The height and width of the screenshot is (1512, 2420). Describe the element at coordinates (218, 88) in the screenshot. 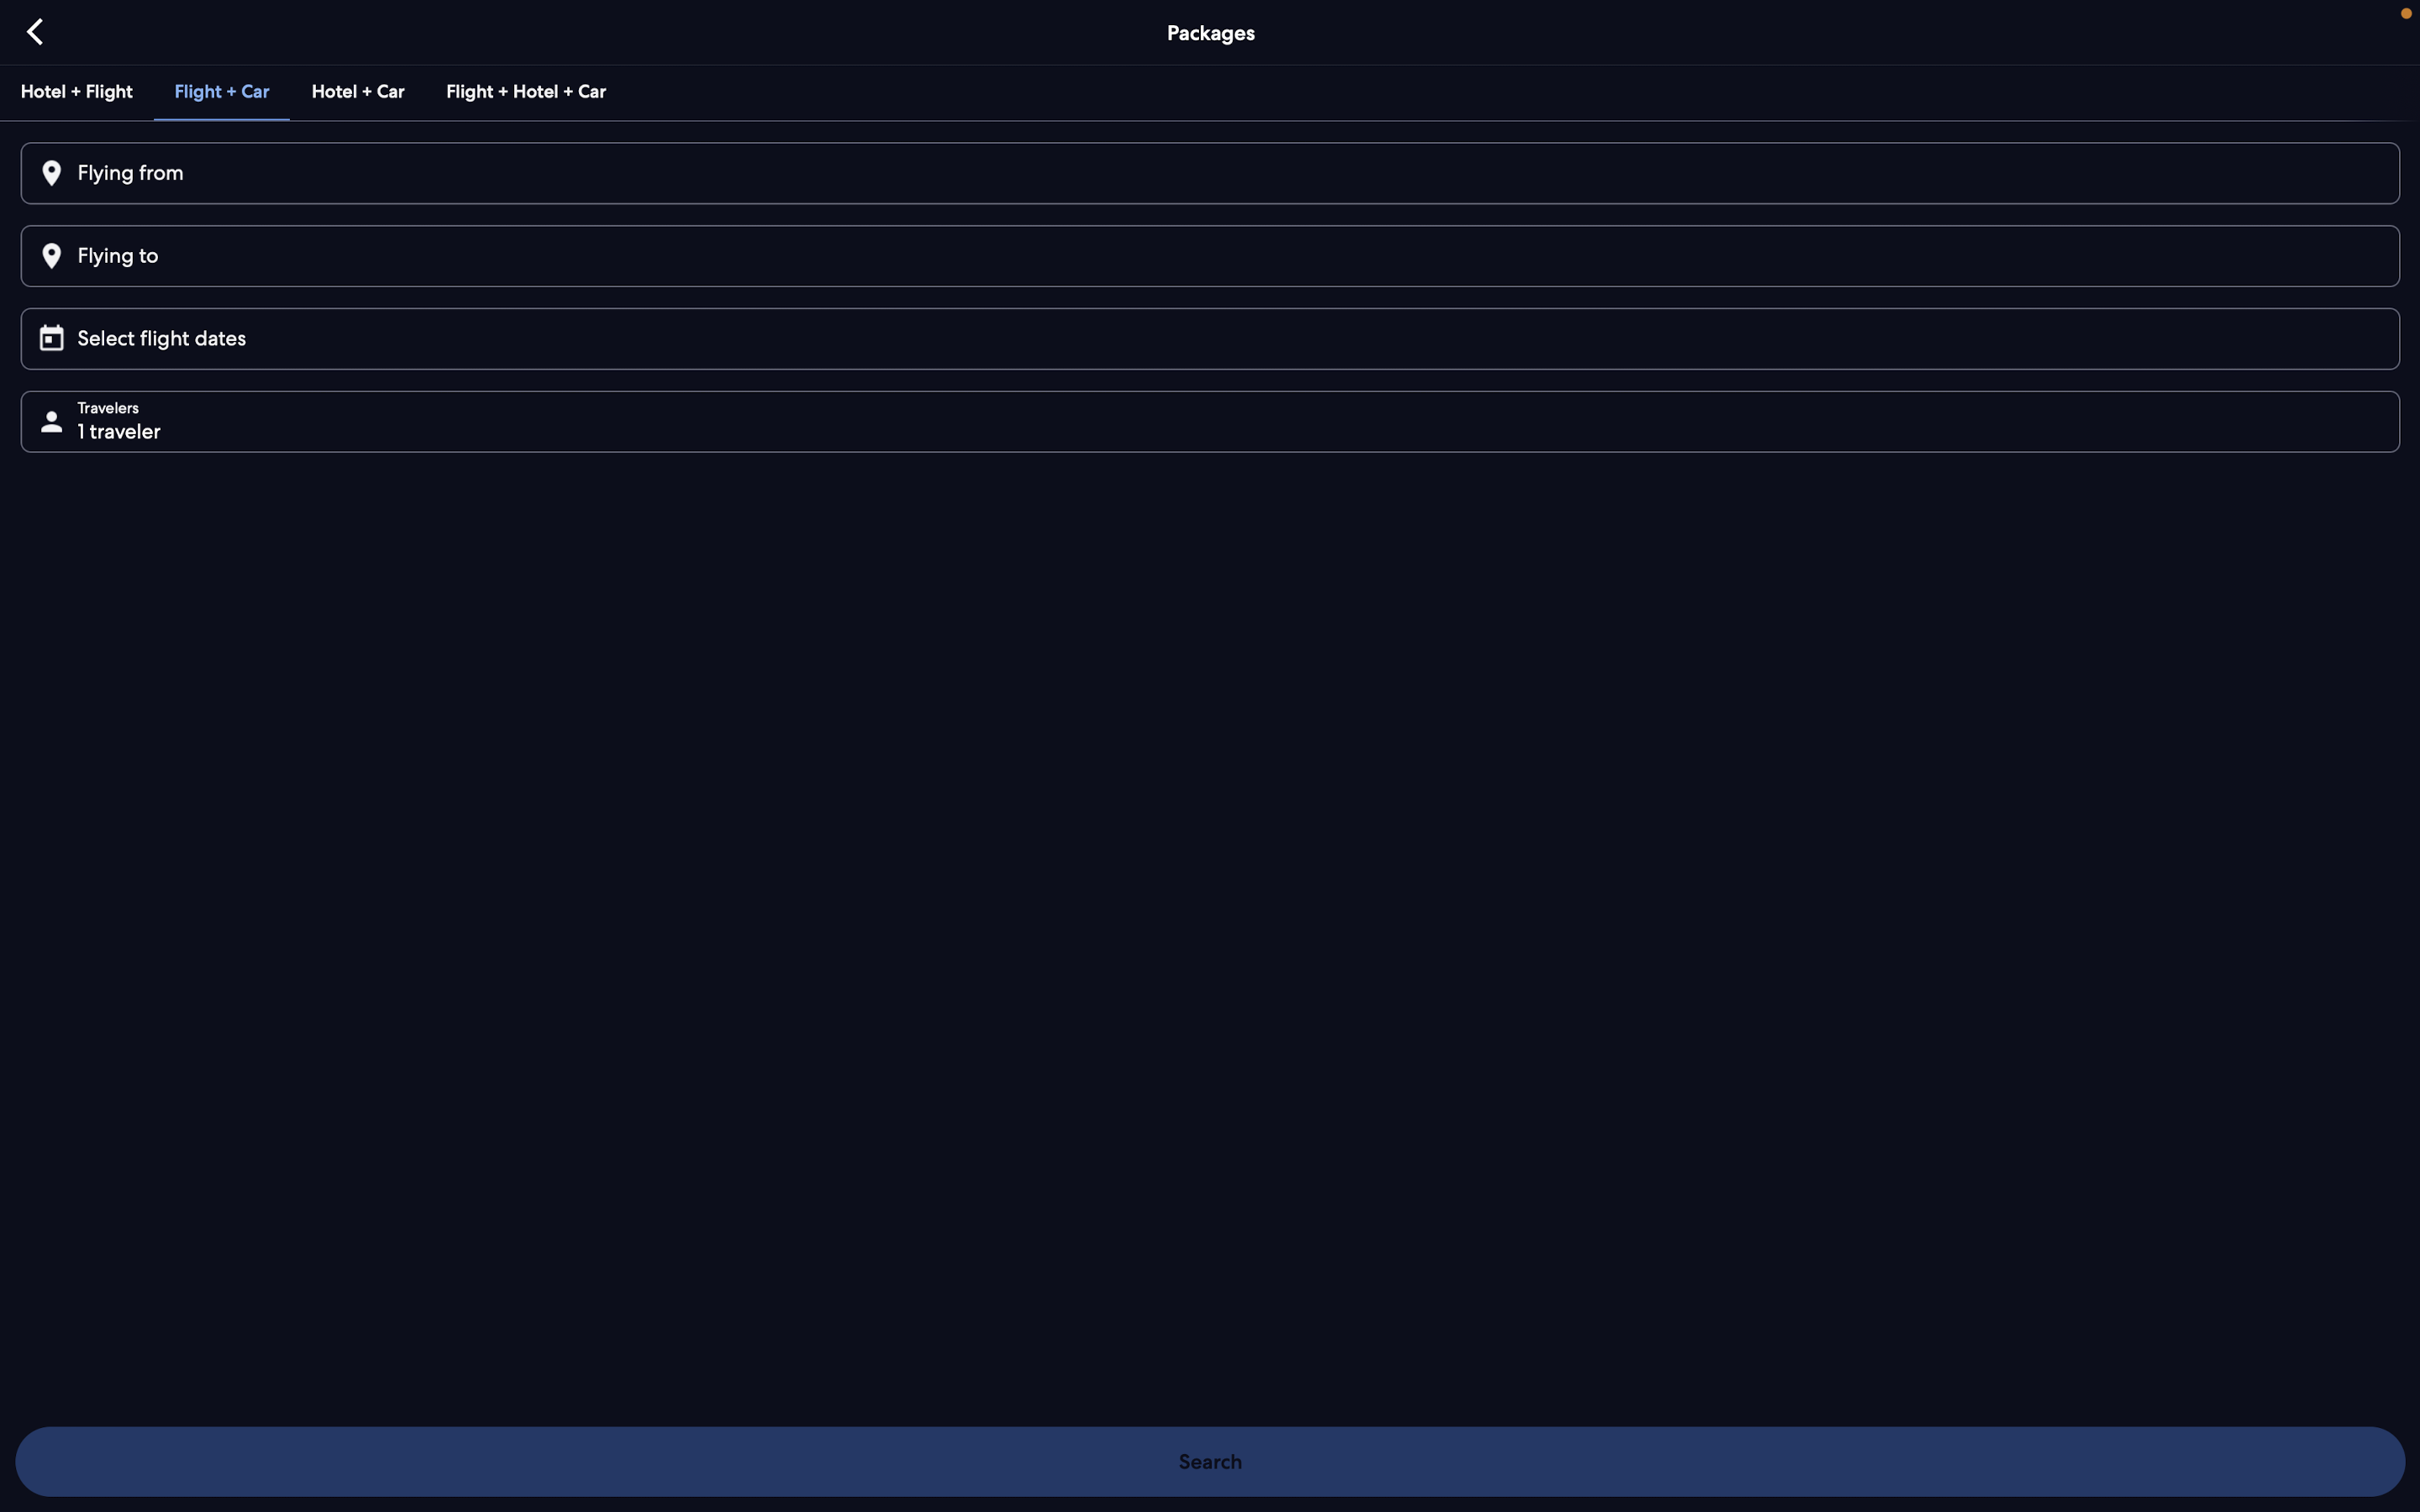

I see `the bundle option for both flight and car` at that location.